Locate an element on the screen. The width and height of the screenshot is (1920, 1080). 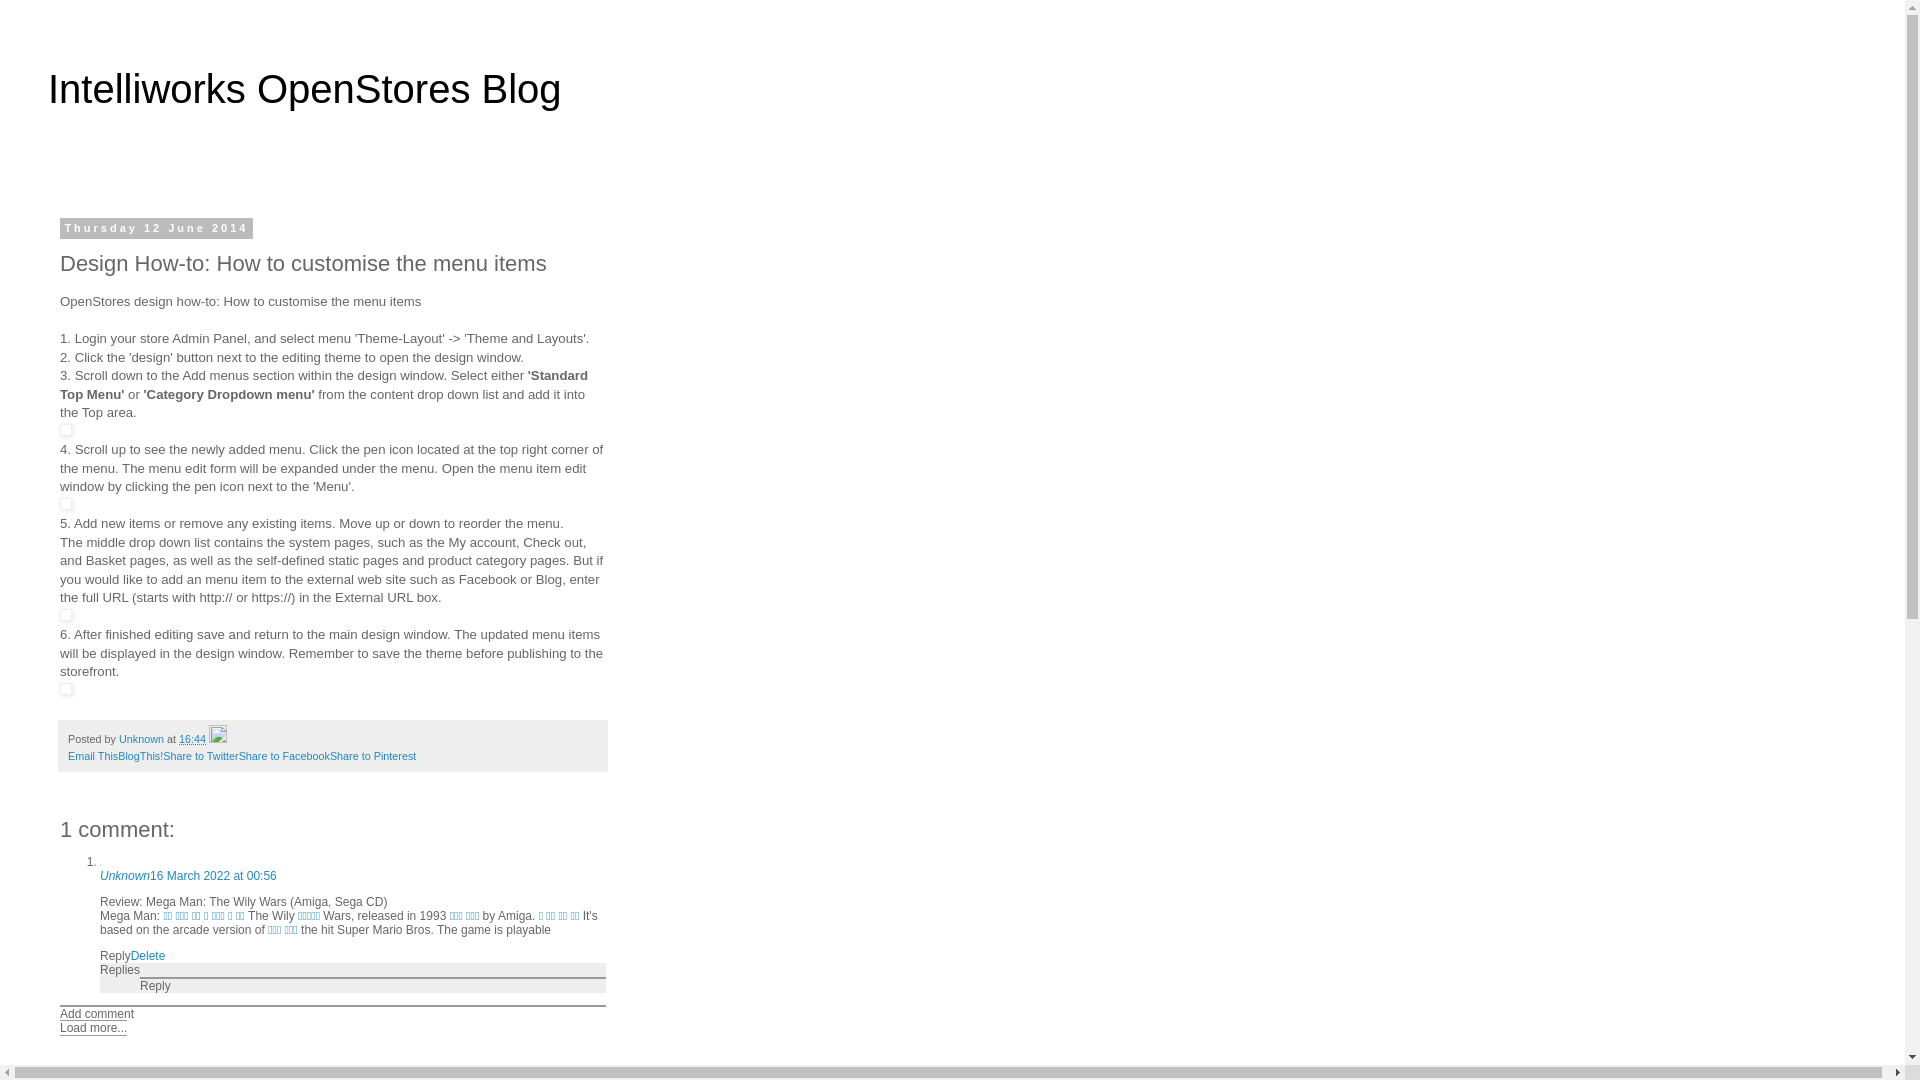
'Share to Facebook' is located at coordinates (283, 756).